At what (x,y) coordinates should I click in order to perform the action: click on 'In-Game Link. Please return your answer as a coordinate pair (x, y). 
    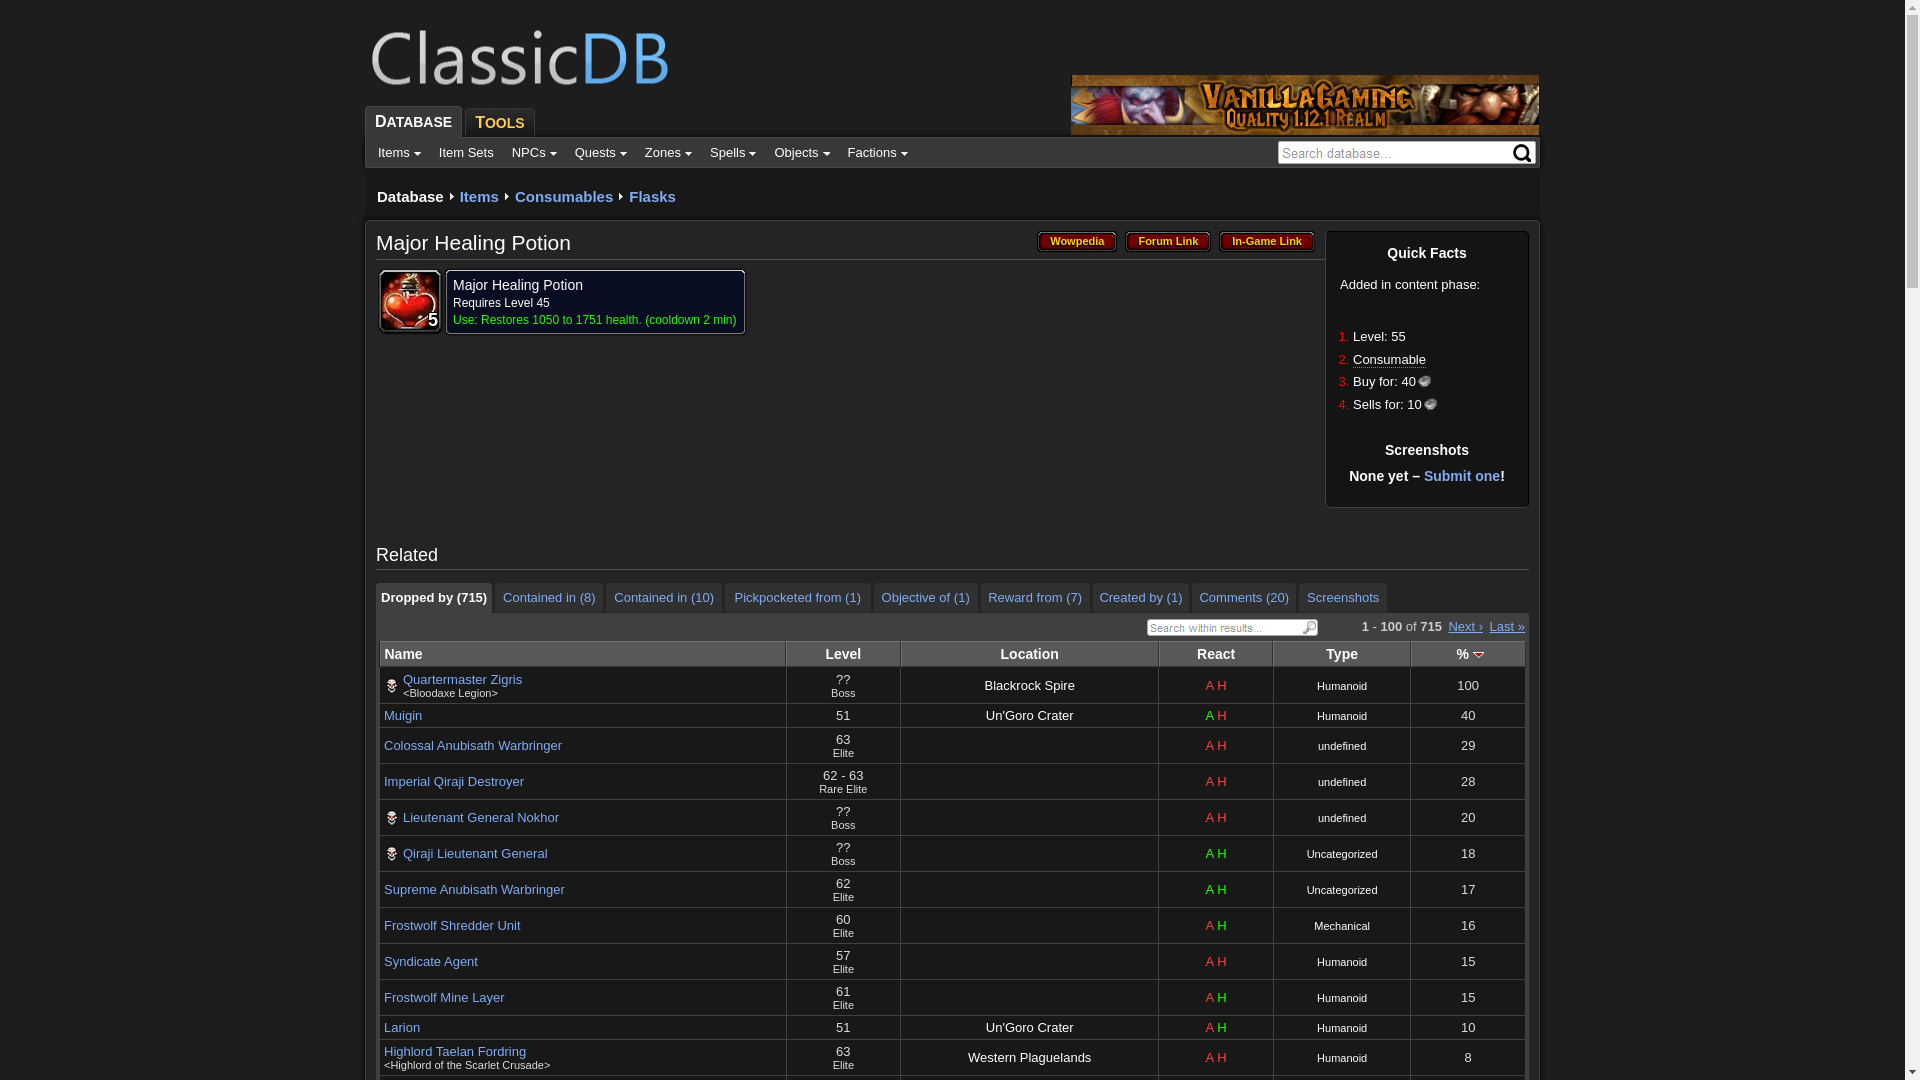
    Looking at the image, I should click on (1218, 240).